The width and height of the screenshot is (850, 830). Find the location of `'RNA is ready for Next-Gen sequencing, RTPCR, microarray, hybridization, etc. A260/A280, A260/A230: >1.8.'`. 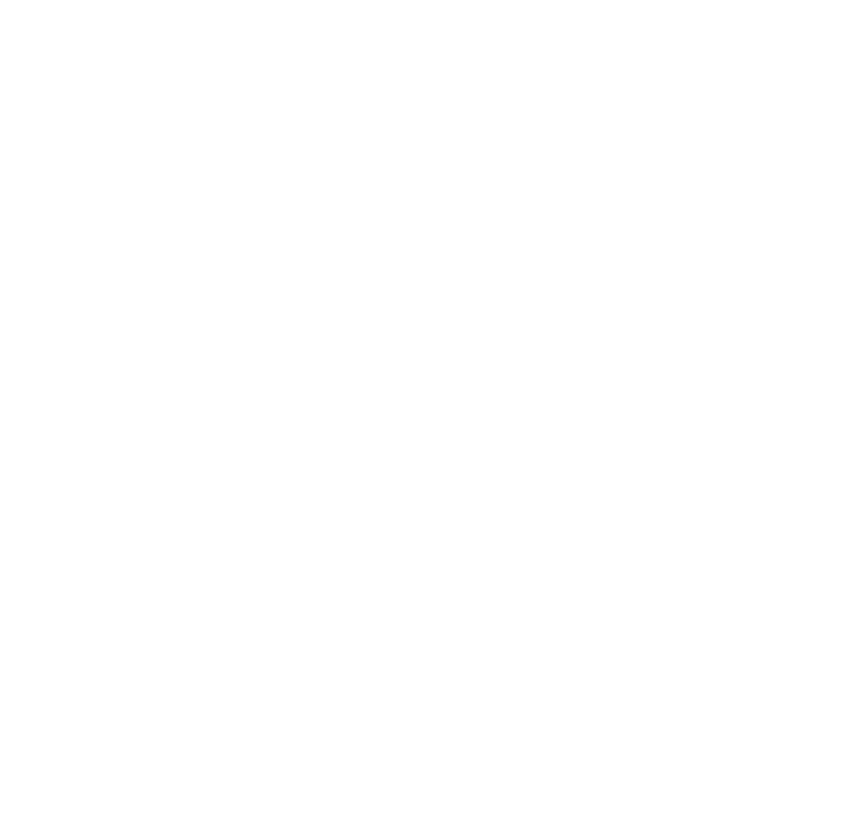

'RNA is ready for Next-Gen sequencing, RTPCR, microarray, hybridization, etc. A260/A280, A260/A230: >1.8.' is located at coordinates (529, 390).